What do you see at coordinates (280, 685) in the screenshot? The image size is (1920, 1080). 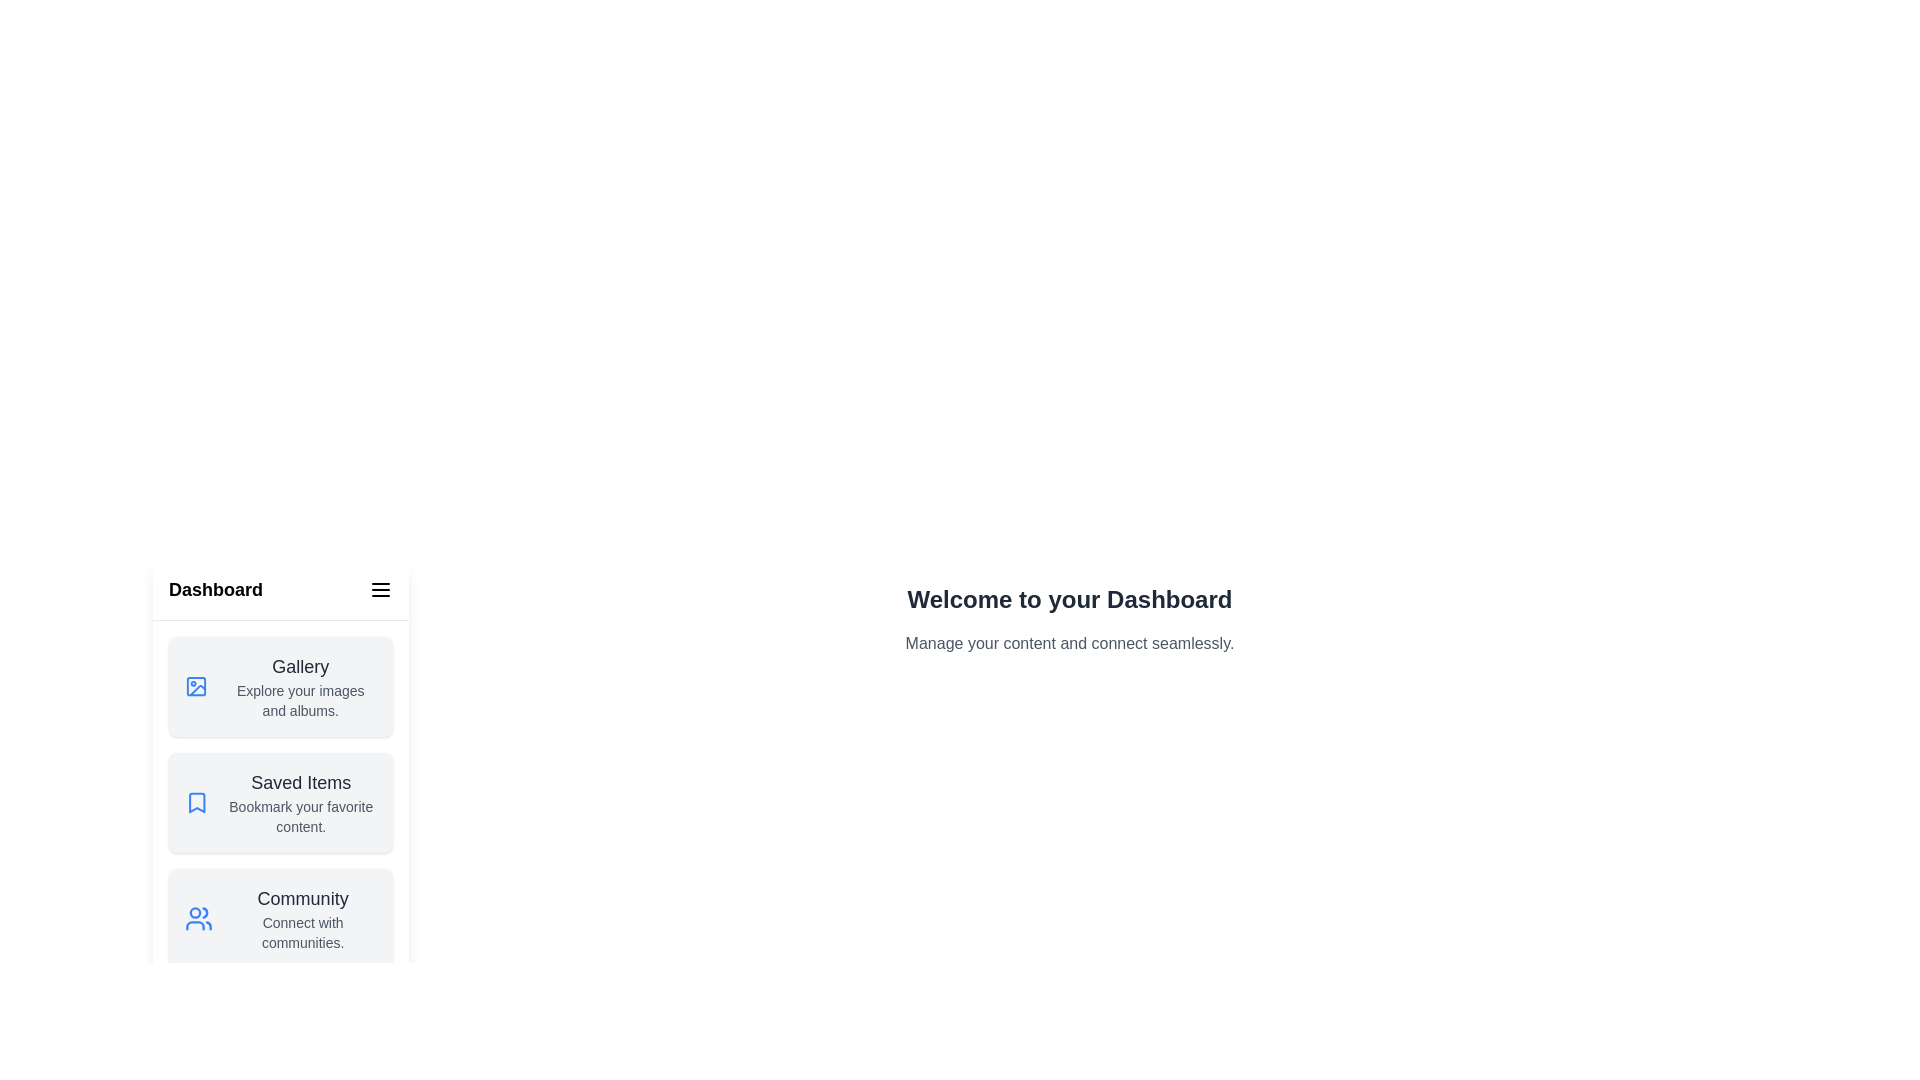 I see `the section Gallery in the drawer` at bounding box center [280, 685].